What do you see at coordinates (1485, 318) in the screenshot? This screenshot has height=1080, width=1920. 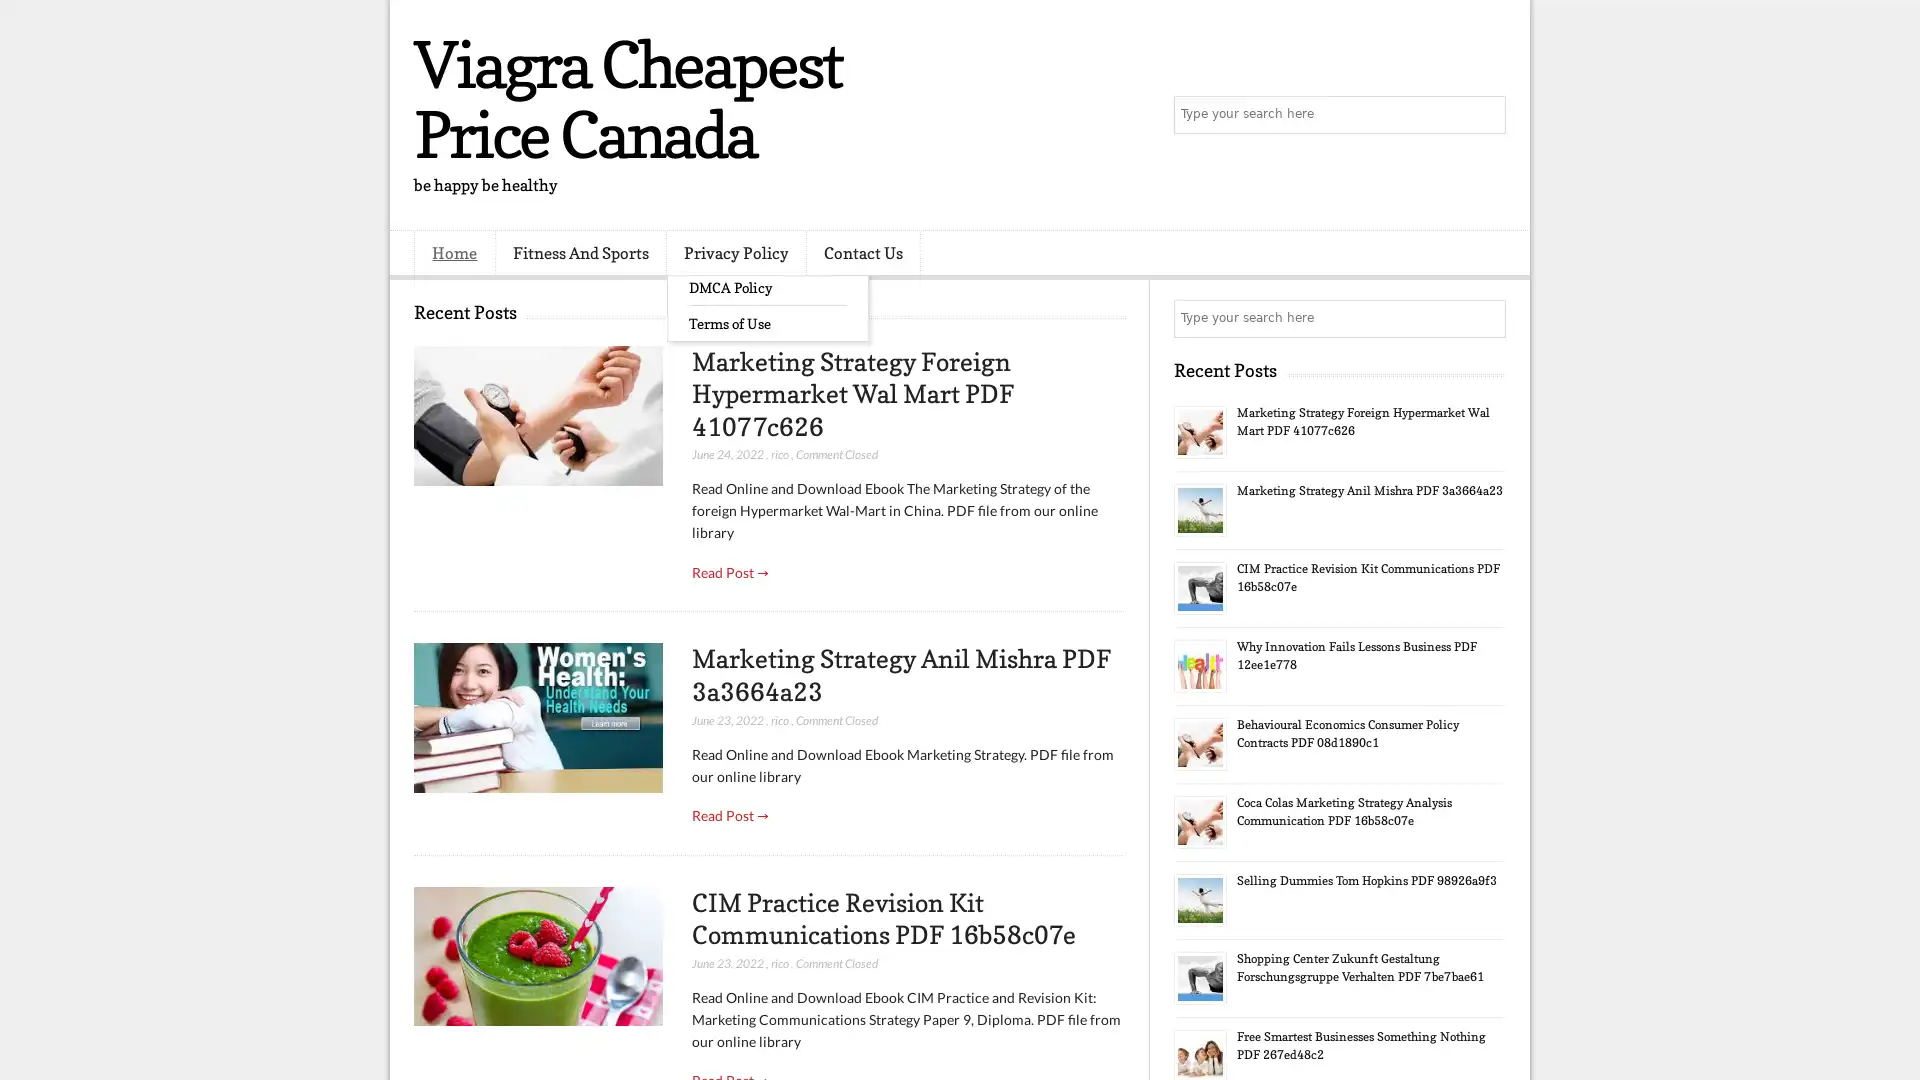 I see `Search` at bounding box center [1485, 318].